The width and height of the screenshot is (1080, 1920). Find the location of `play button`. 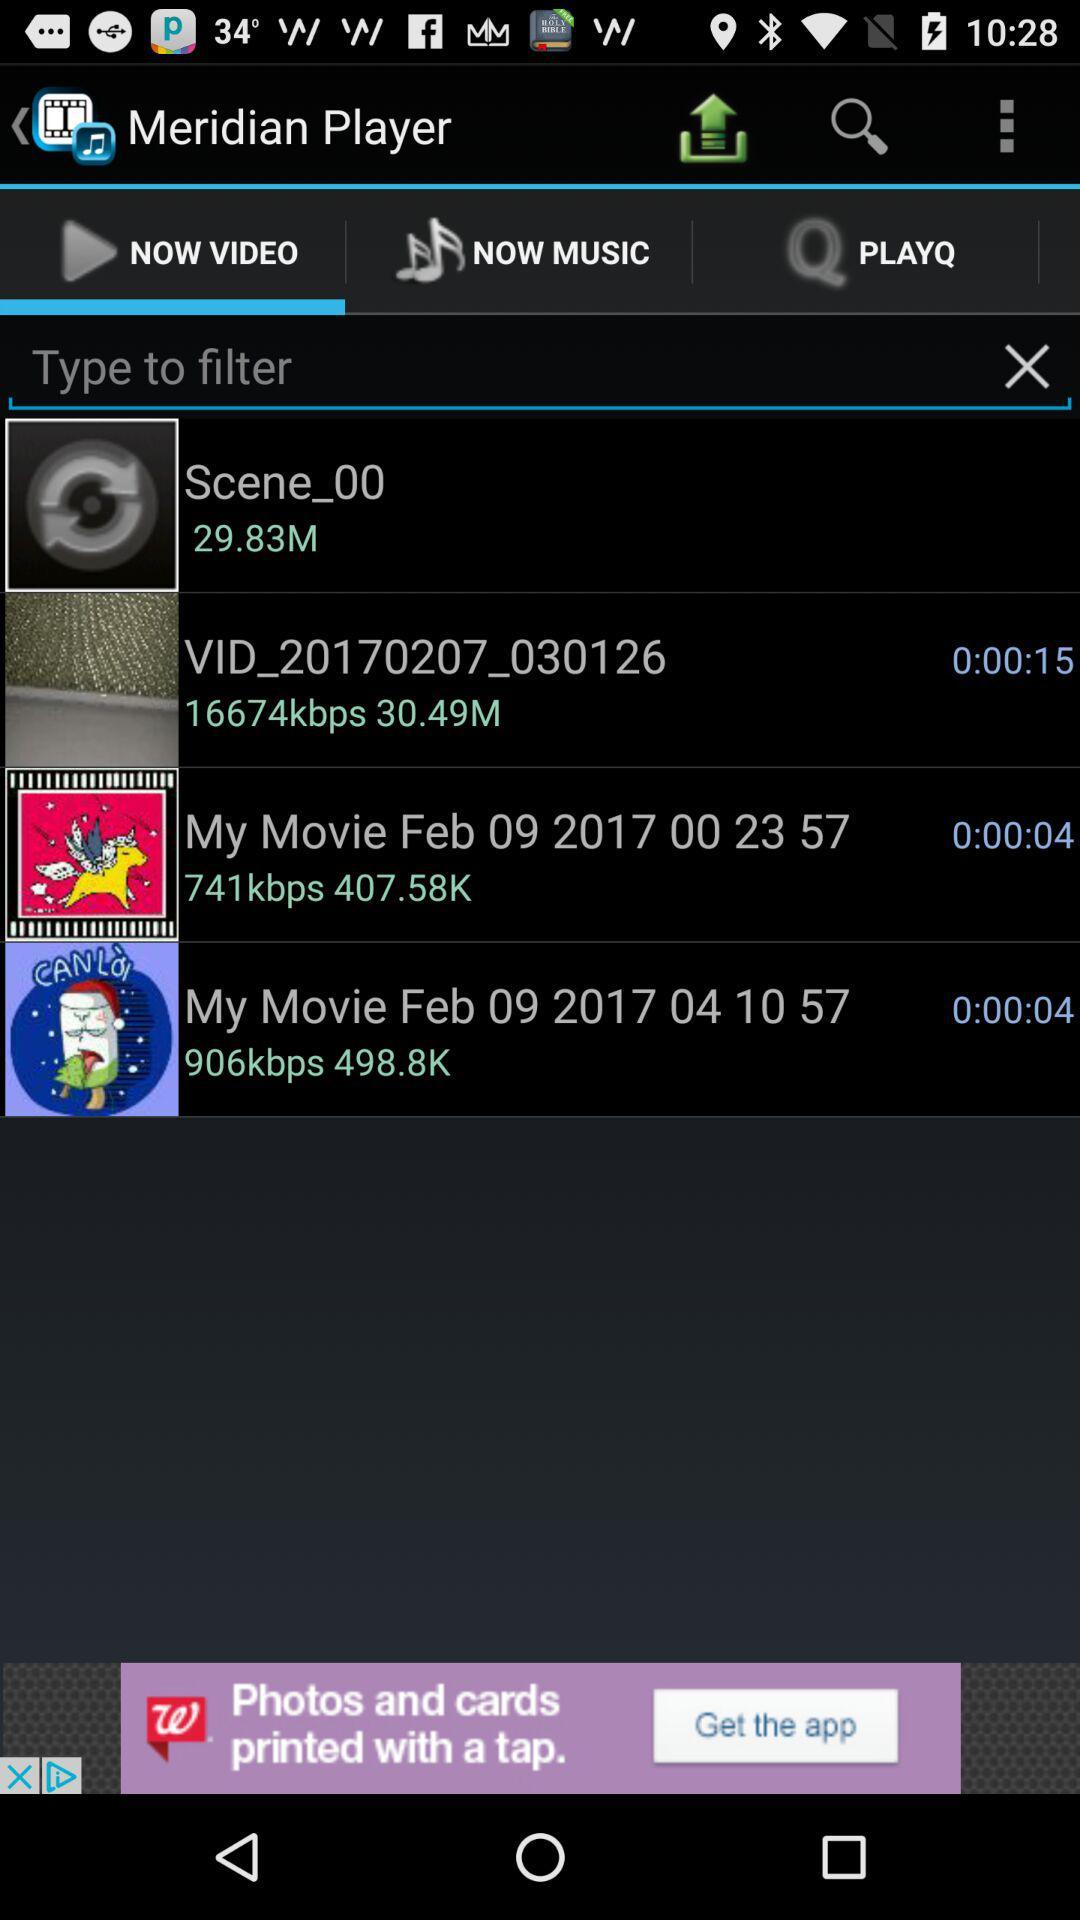

play button is located at coordinates (87, 251).